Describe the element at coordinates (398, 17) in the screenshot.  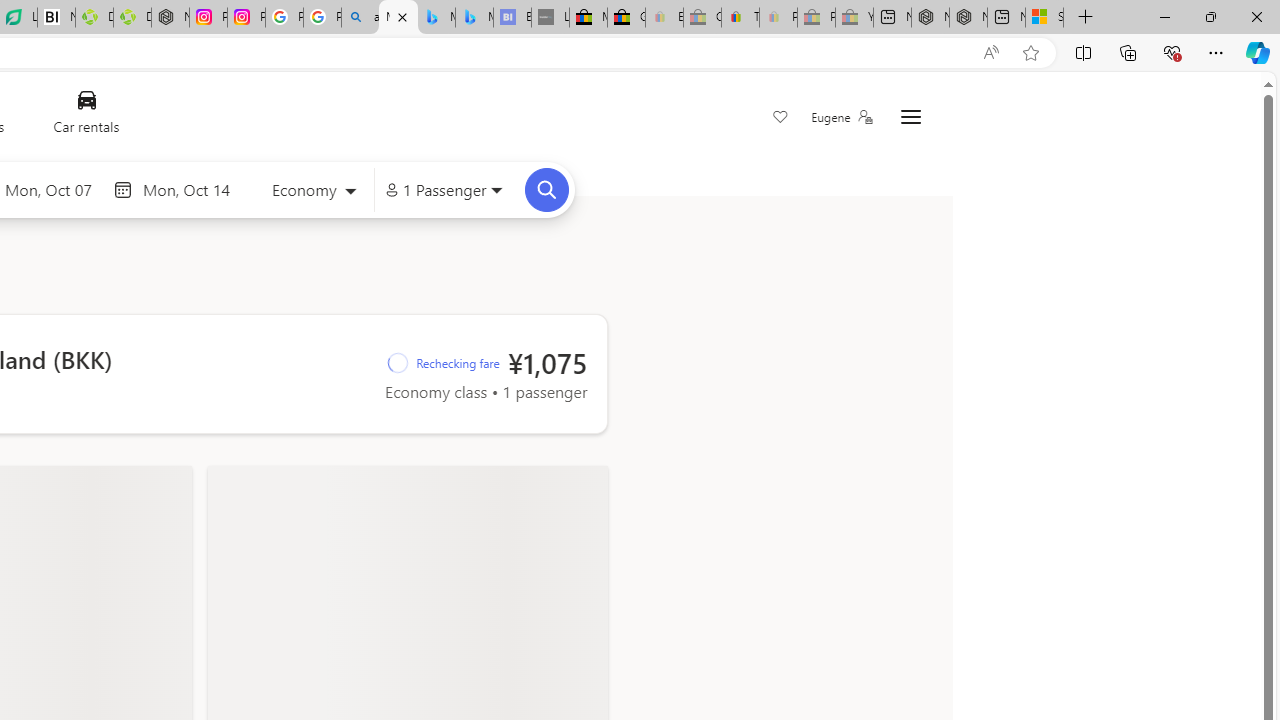
I see `'Microsoft Bing Travel - Flights from Hong Kong to Bangkok'` at that location.